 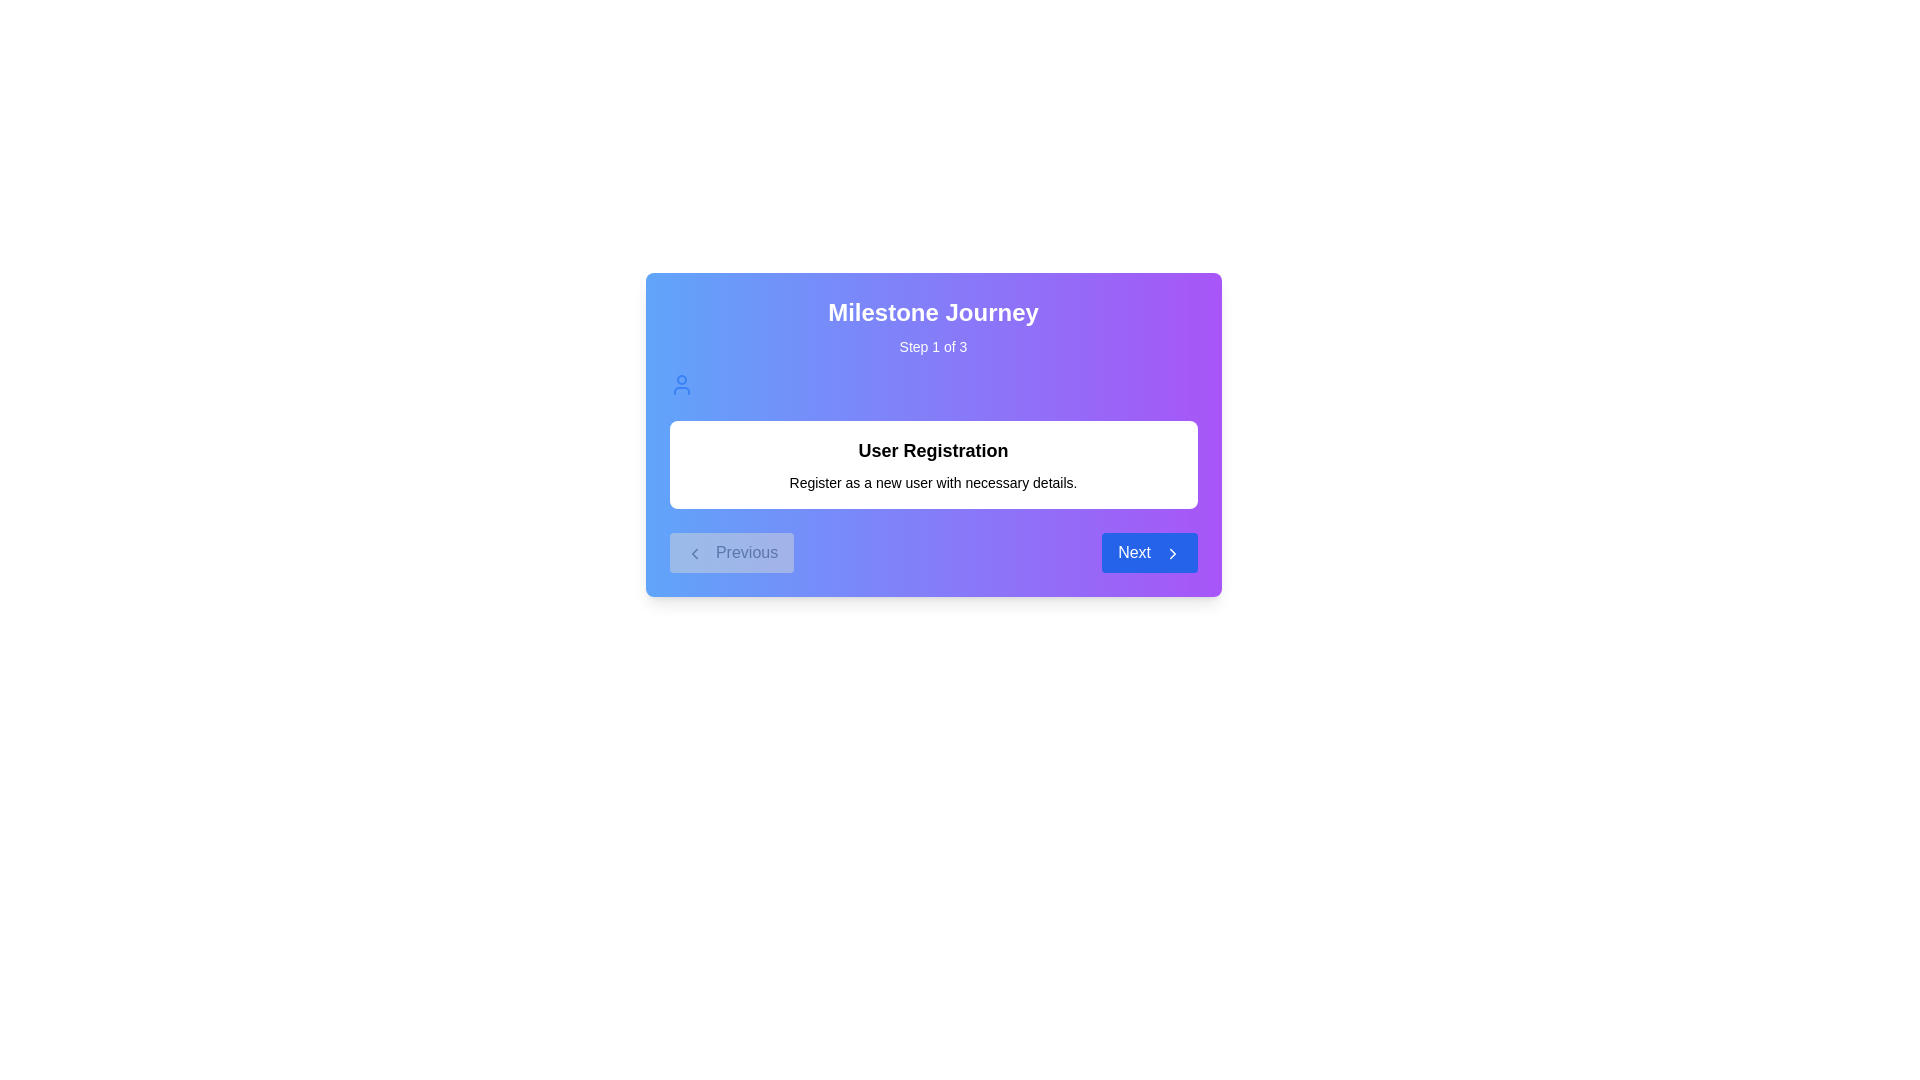 I want to click on the title text block located at the top of the panel, which is centered above the subtitle 'Step 1 of 3', so click(x=932, y=312).